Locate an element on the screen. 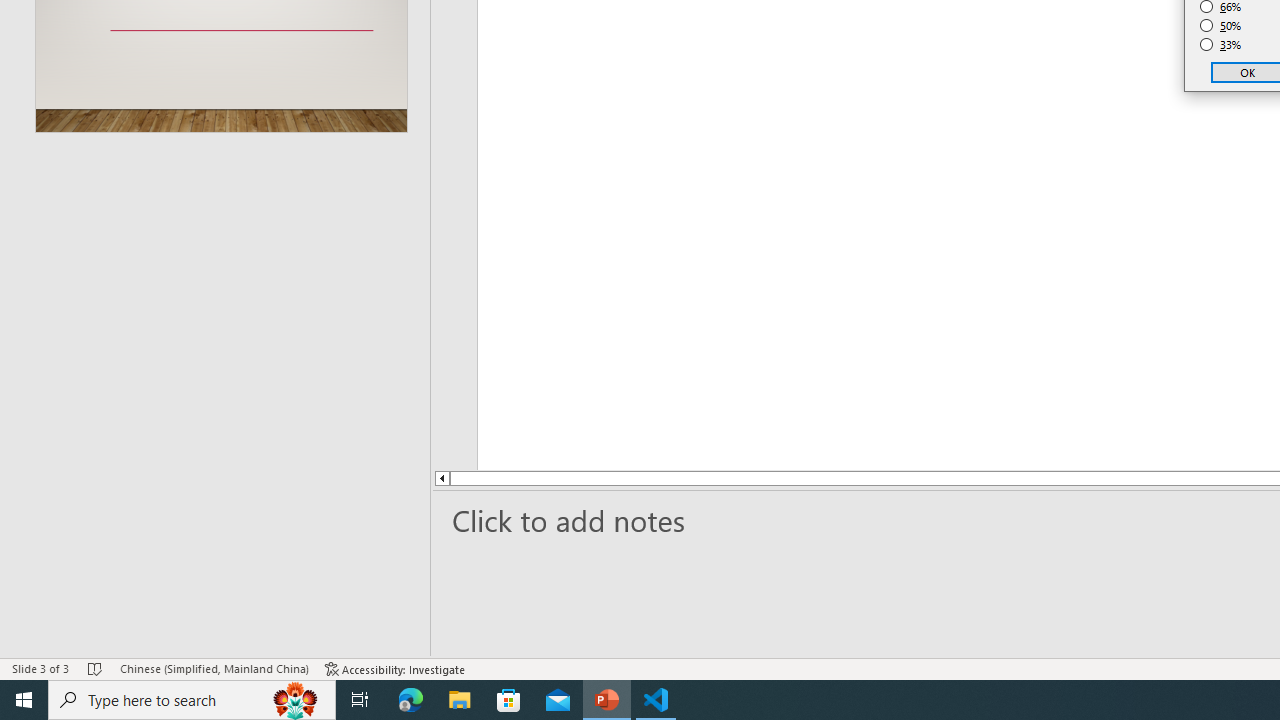 Image resolution: width=1280 pixels, height=720 pixels. '50%' is located at coordinates (1220, 25).